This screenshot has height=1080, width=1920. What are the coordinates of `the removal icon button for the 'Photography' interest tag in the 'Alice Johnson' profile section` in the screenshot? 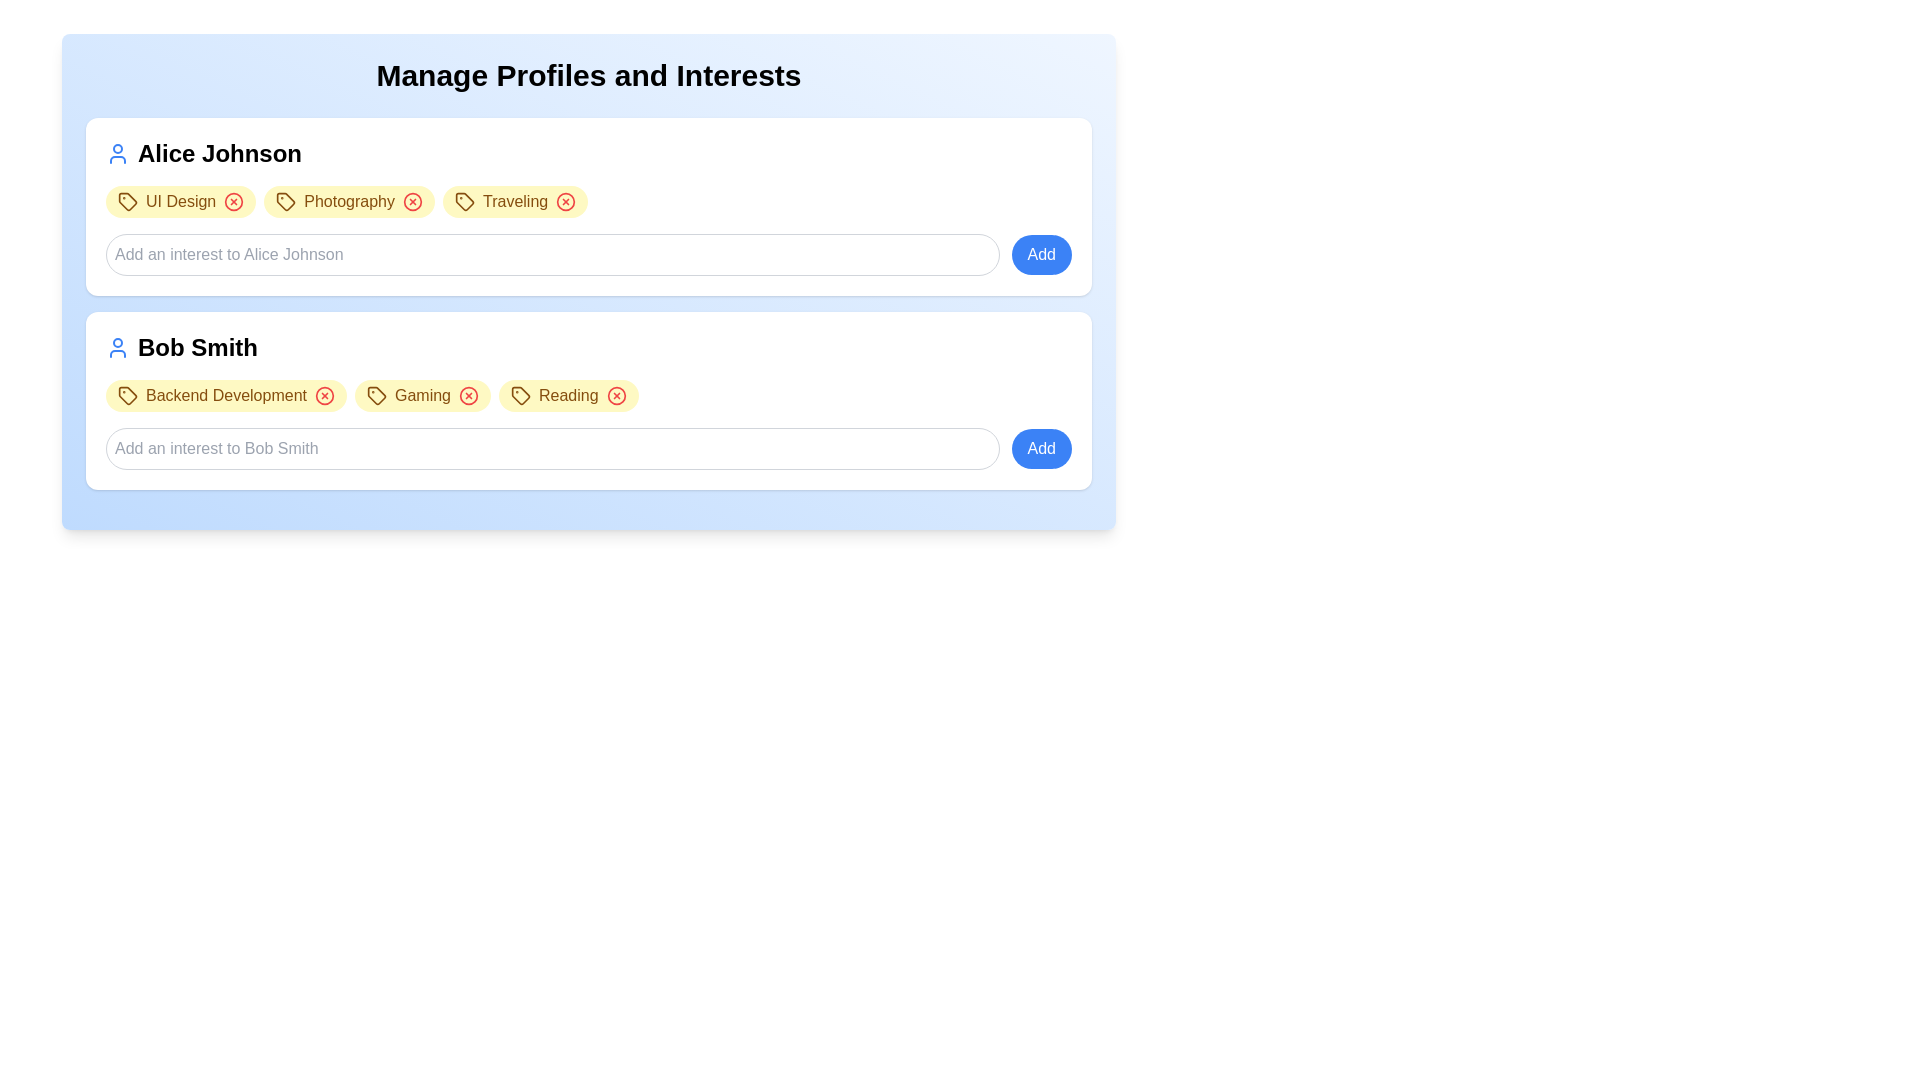 It's located at (411, 201).